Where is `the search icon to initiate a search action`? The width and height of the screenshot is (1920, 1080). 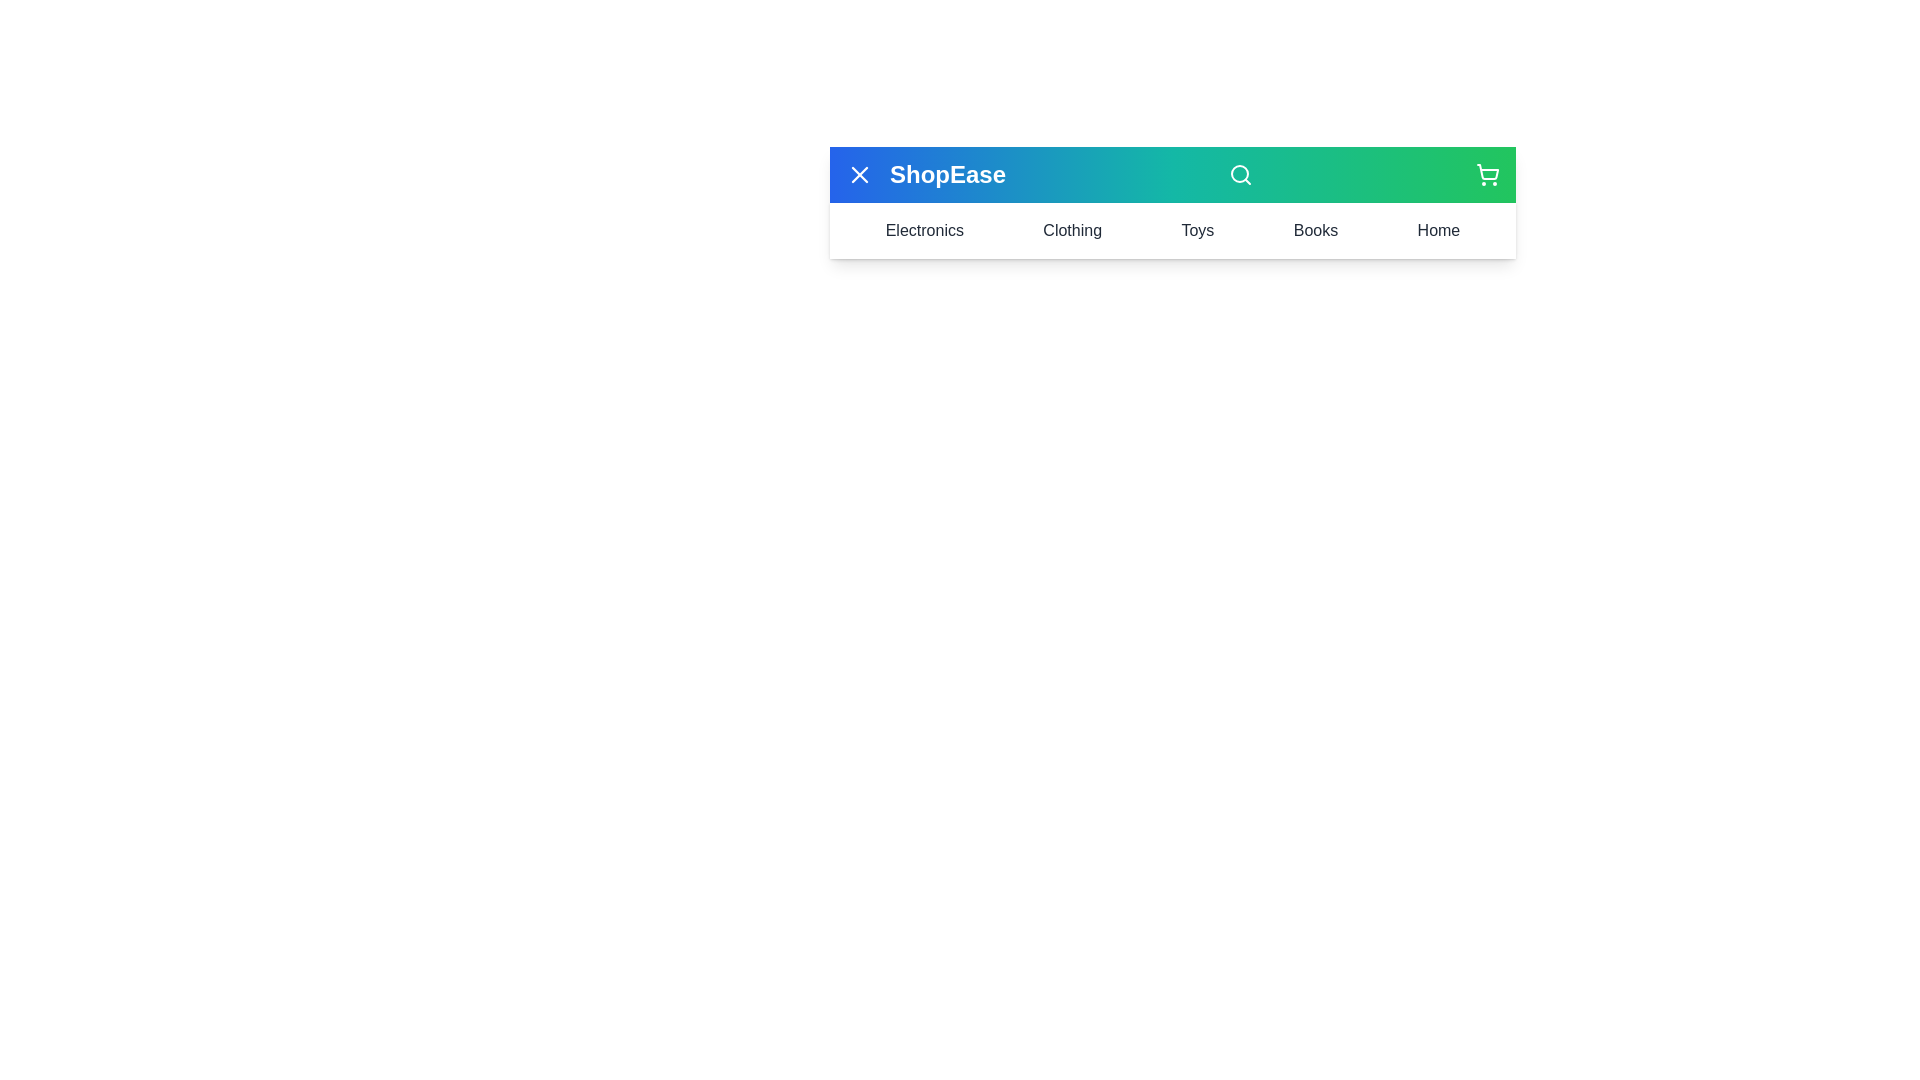
the search icon to initiate a search action is located at coordinates (1240, 173).